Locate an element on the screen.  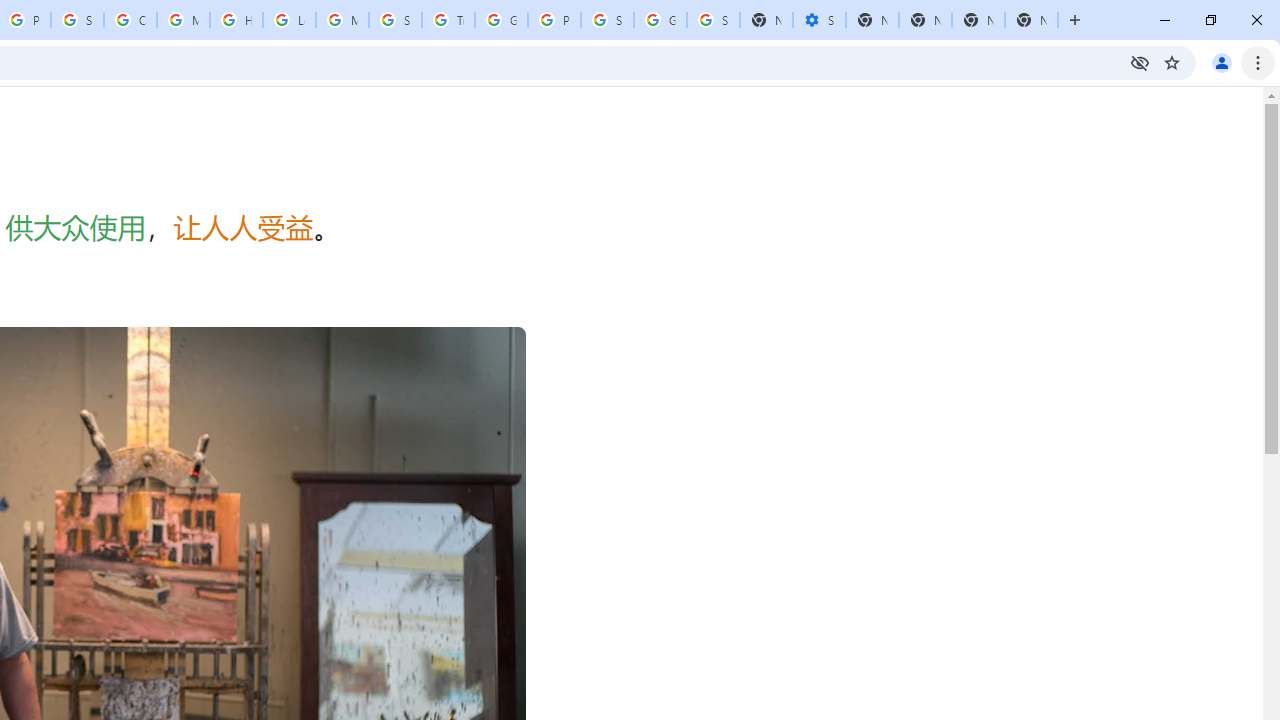
'Settings - Performance' is located at coordinates (819, 20).